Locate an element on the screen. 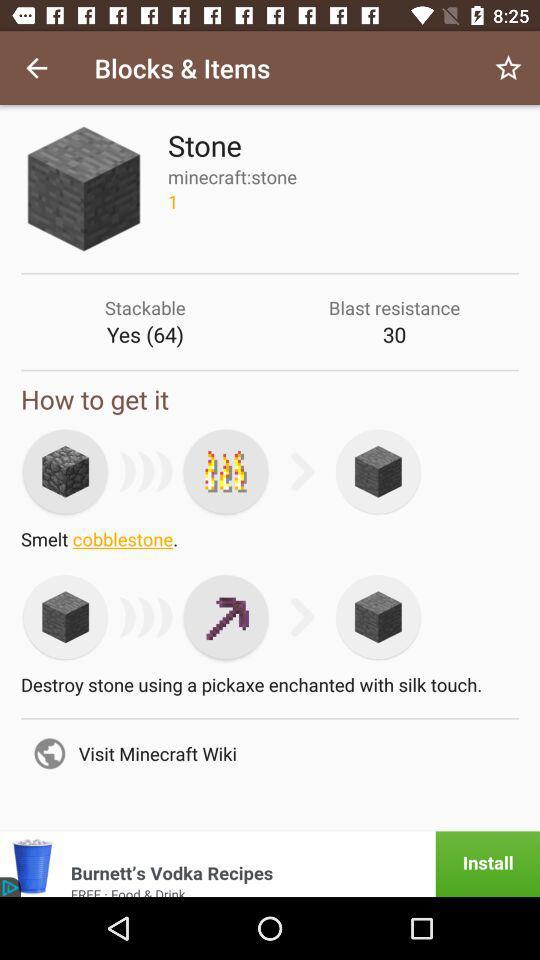 The width and height of the screenshot is (540, 960). option is located at coordinates (225, 471).